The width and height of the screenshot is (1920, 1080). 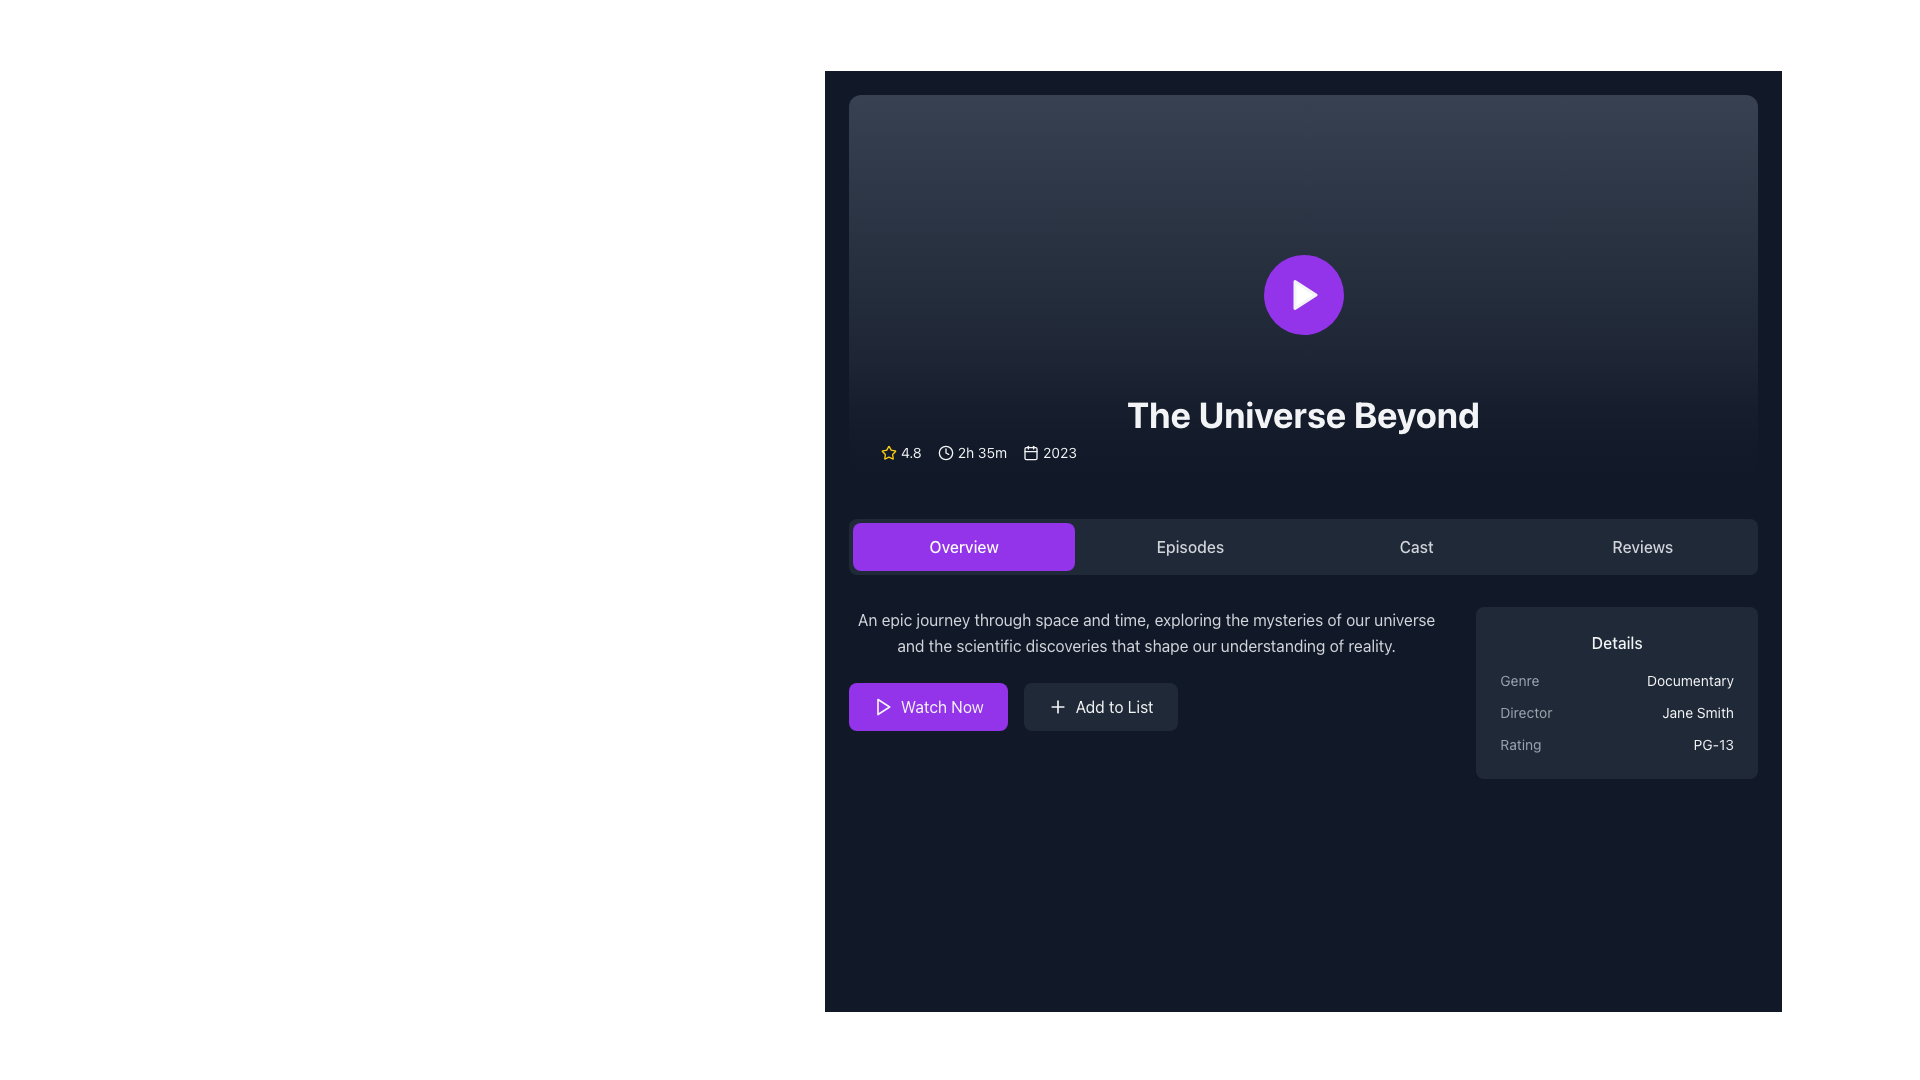 What do you see at coordinates (1712, 744) in the screenshot?
I see `the 'PG-13' text label, which is styled in a standard font and located to the right of the 'Rating' label in the 'Details' section` at bounding box center [1712, 744].